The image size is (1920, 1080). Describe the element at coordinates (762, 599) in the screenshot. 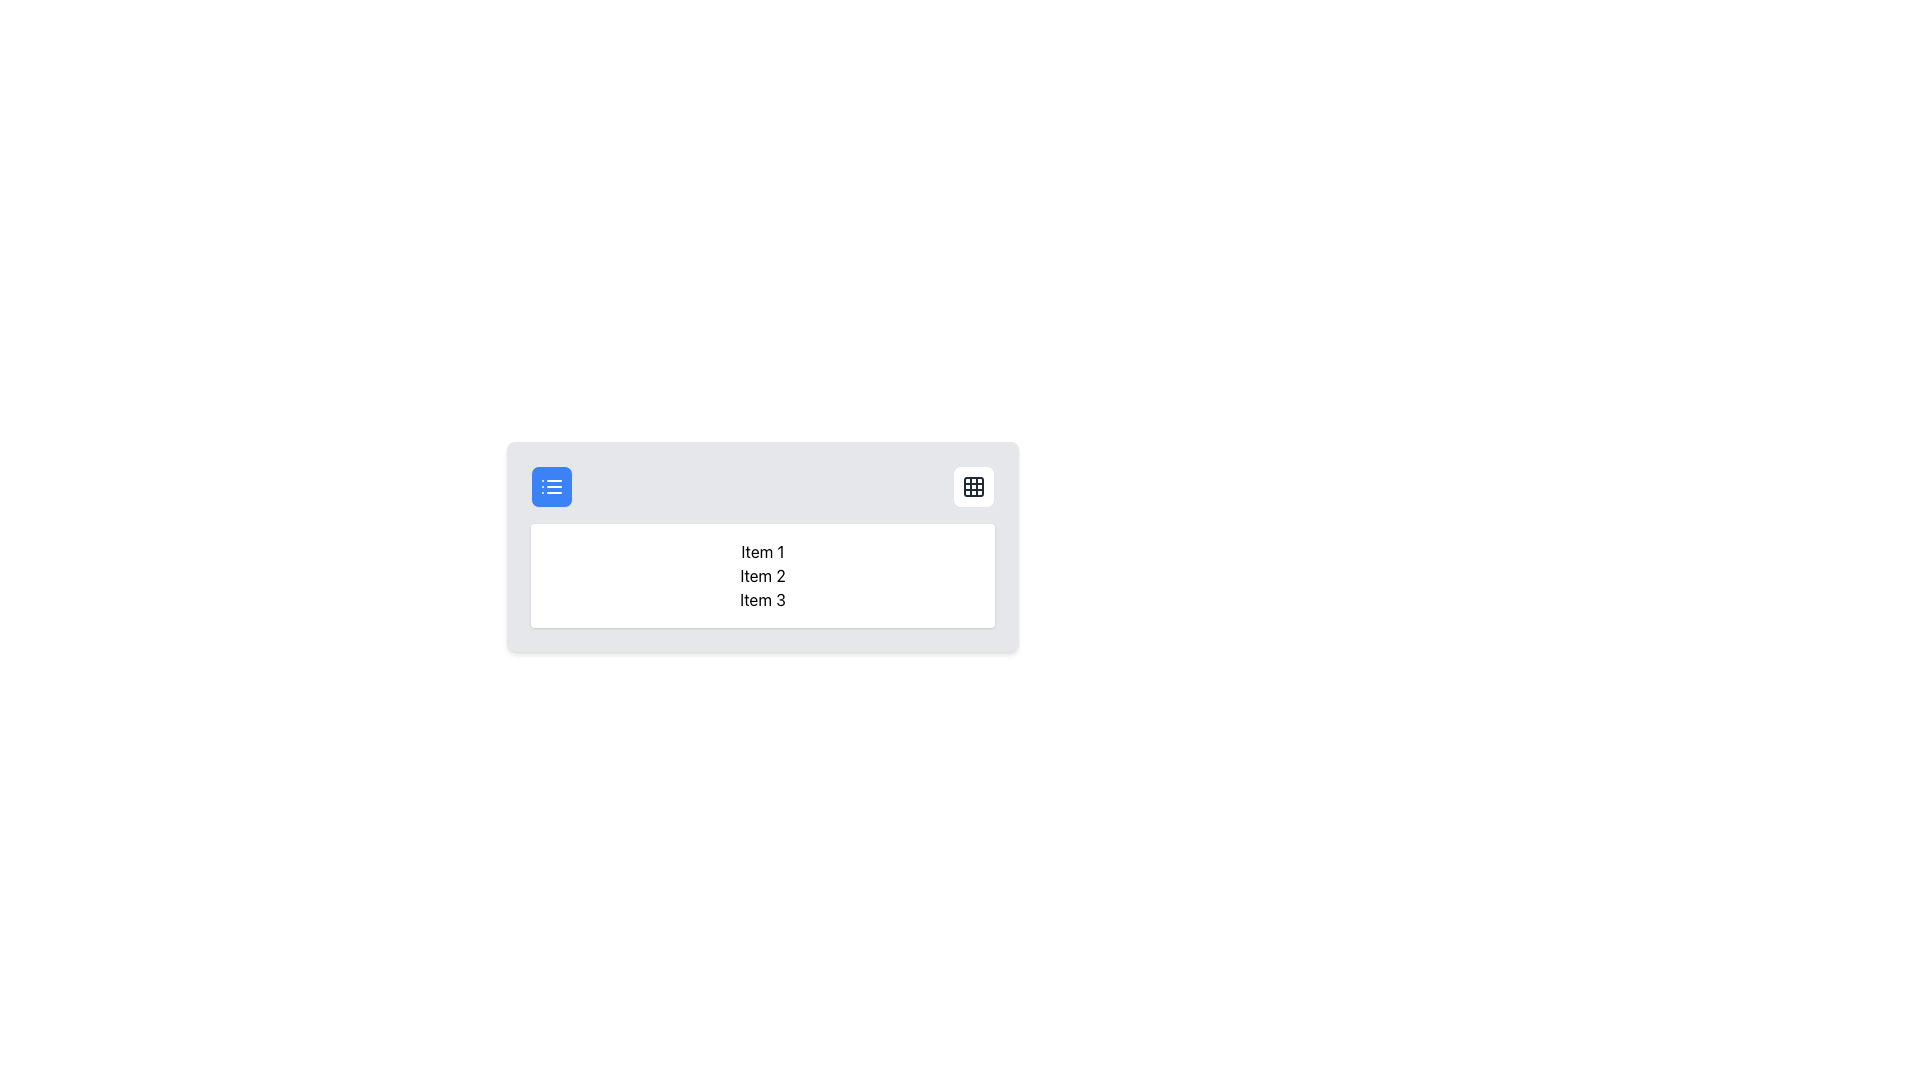

I see `the third text label in a vertically stacked list, labeled 'Item 3', which is located at the bottom of the list within a white pane` at that location.